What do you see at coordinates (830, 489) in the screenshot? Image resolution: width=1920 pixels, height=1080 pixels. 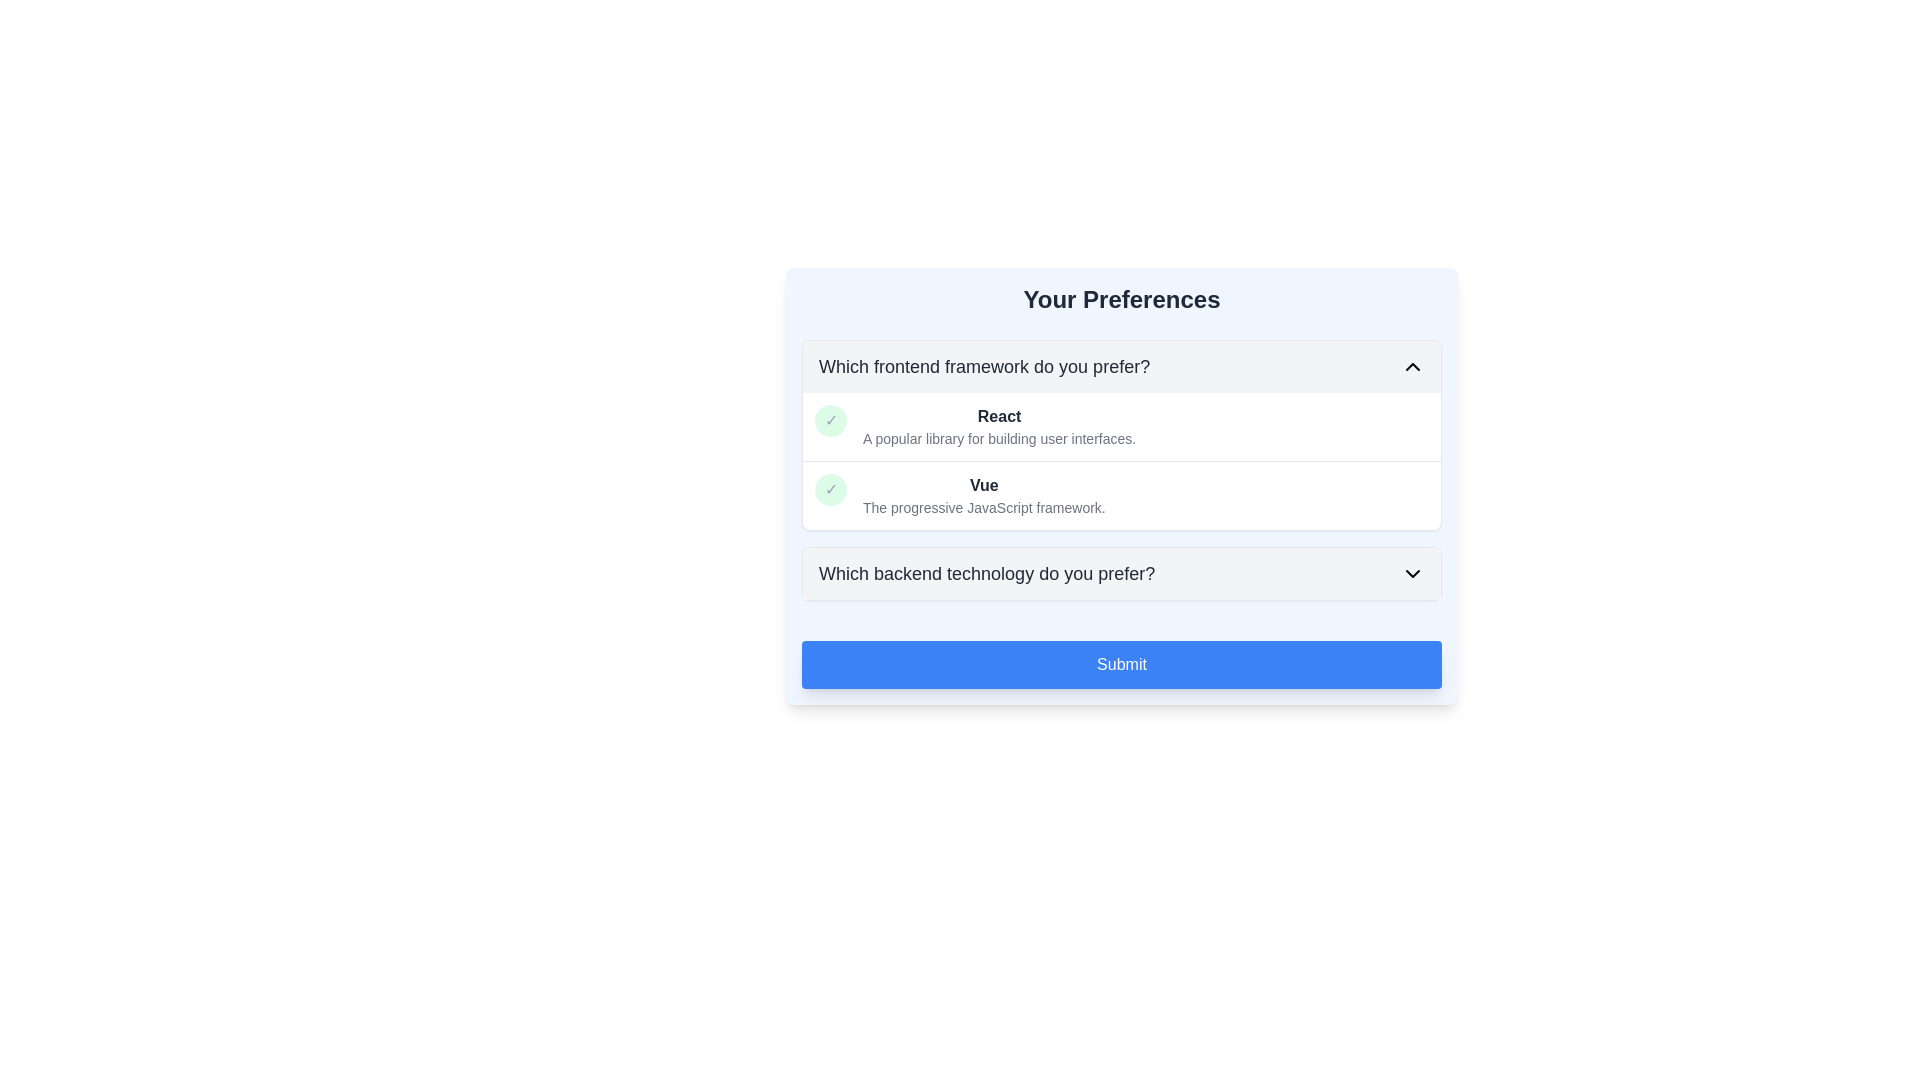 I see `the checkmark icon styled in light gray, located inside a green circular background` at bounding box center [830, 489].